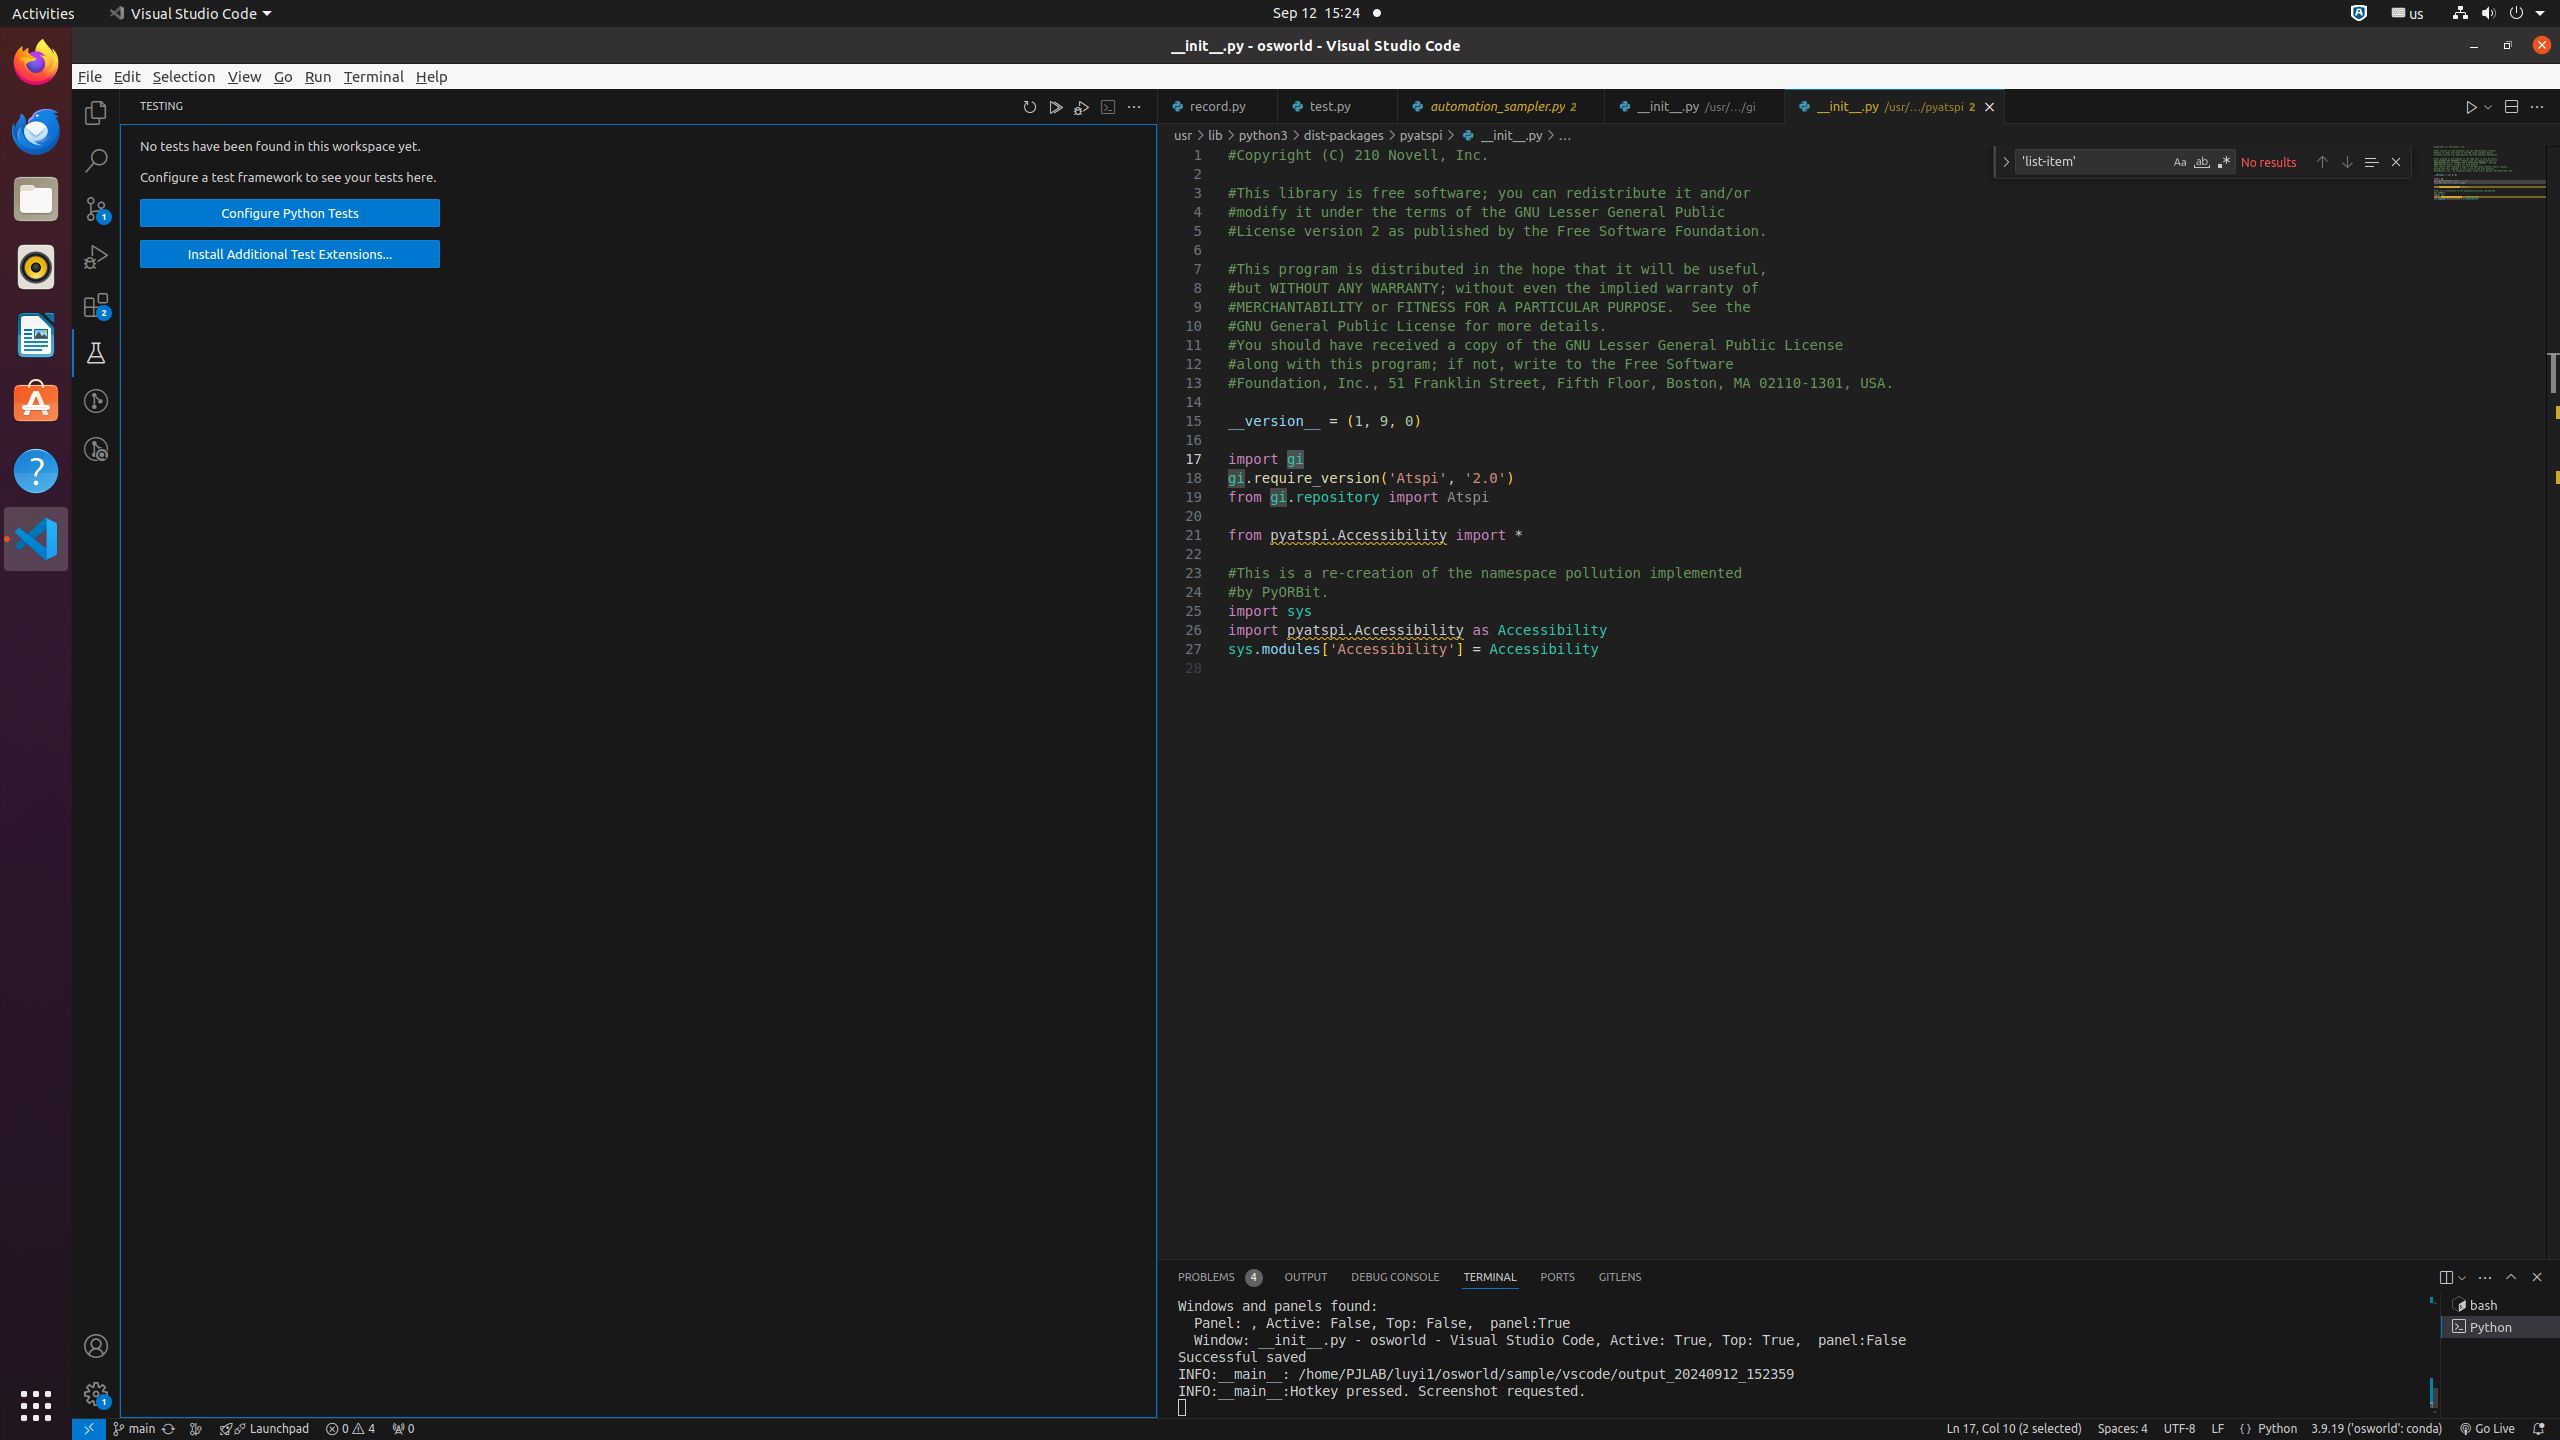 This screenshot has width=2560, height=1440. Describe the element at coordinates (89, 76) in the screenshot. I see `'File'` at that location.